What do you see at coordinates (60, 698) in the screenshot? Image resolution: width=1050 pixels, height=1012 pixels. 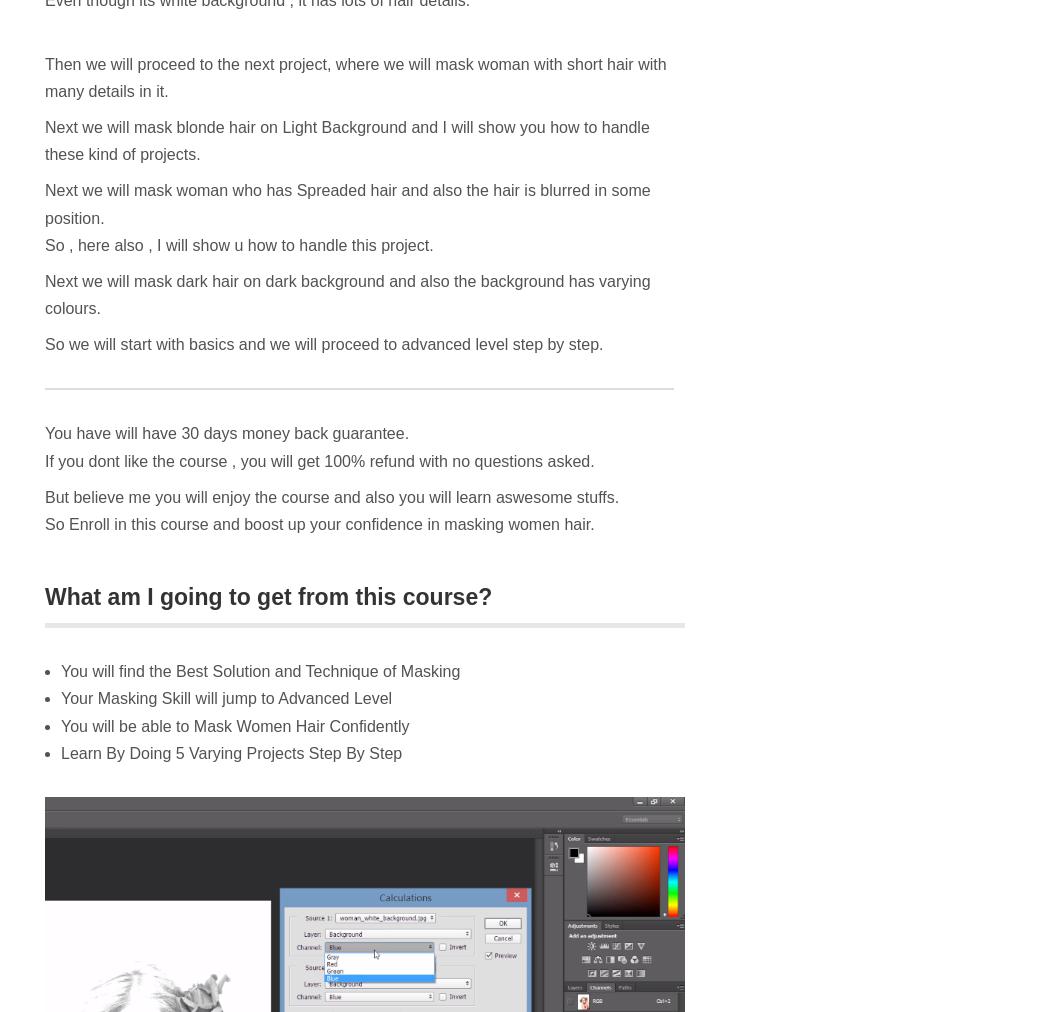 I see `'Your Masking Skill will jump to Advanced Level'` at bounding box center [60, 698].